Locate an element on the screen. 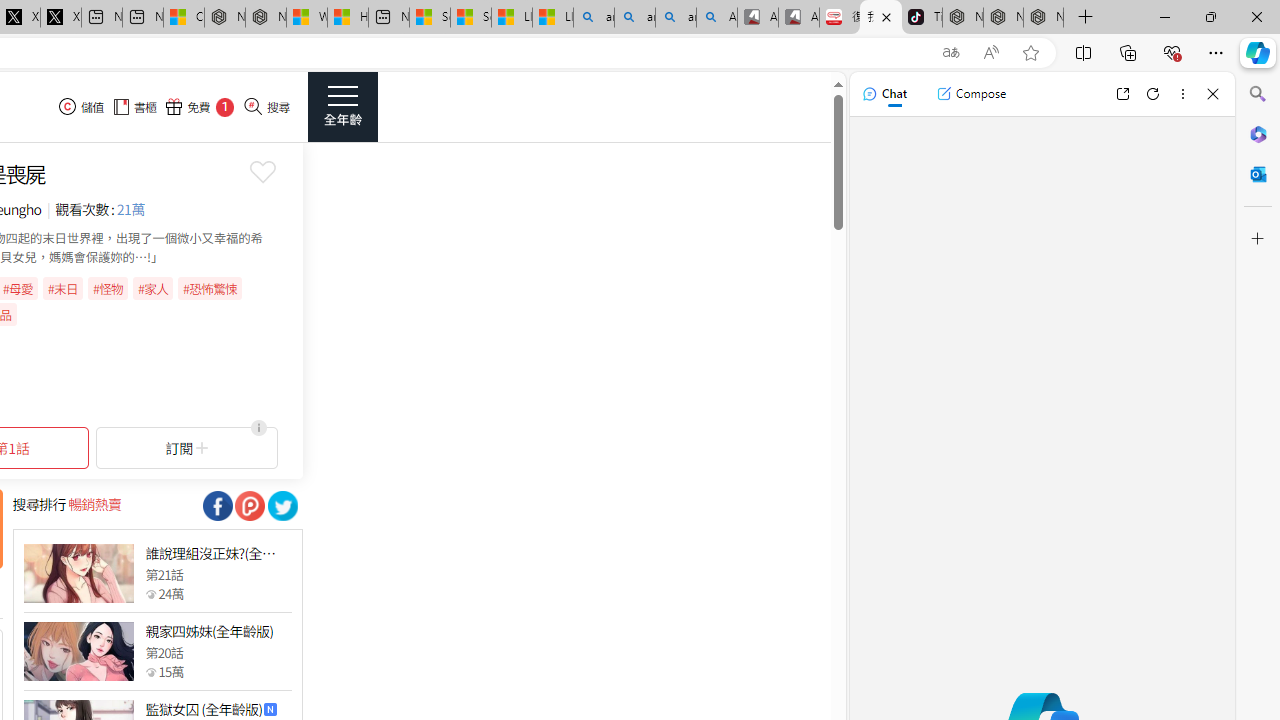 Image resolution: width=1280 pixels, height=720 pixels. 'Restore' is located at coordinates (1209, 16).